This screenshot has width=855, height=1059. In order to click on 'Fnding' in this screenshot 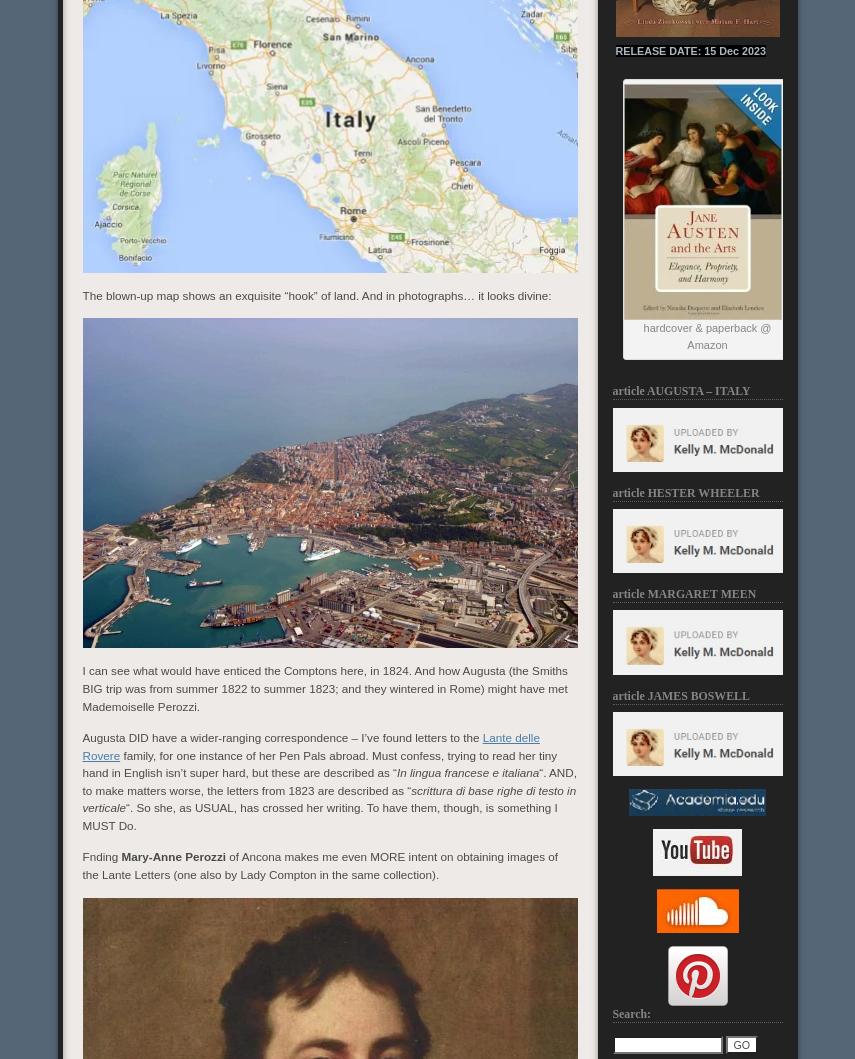, I will do `click(100, 856)`.